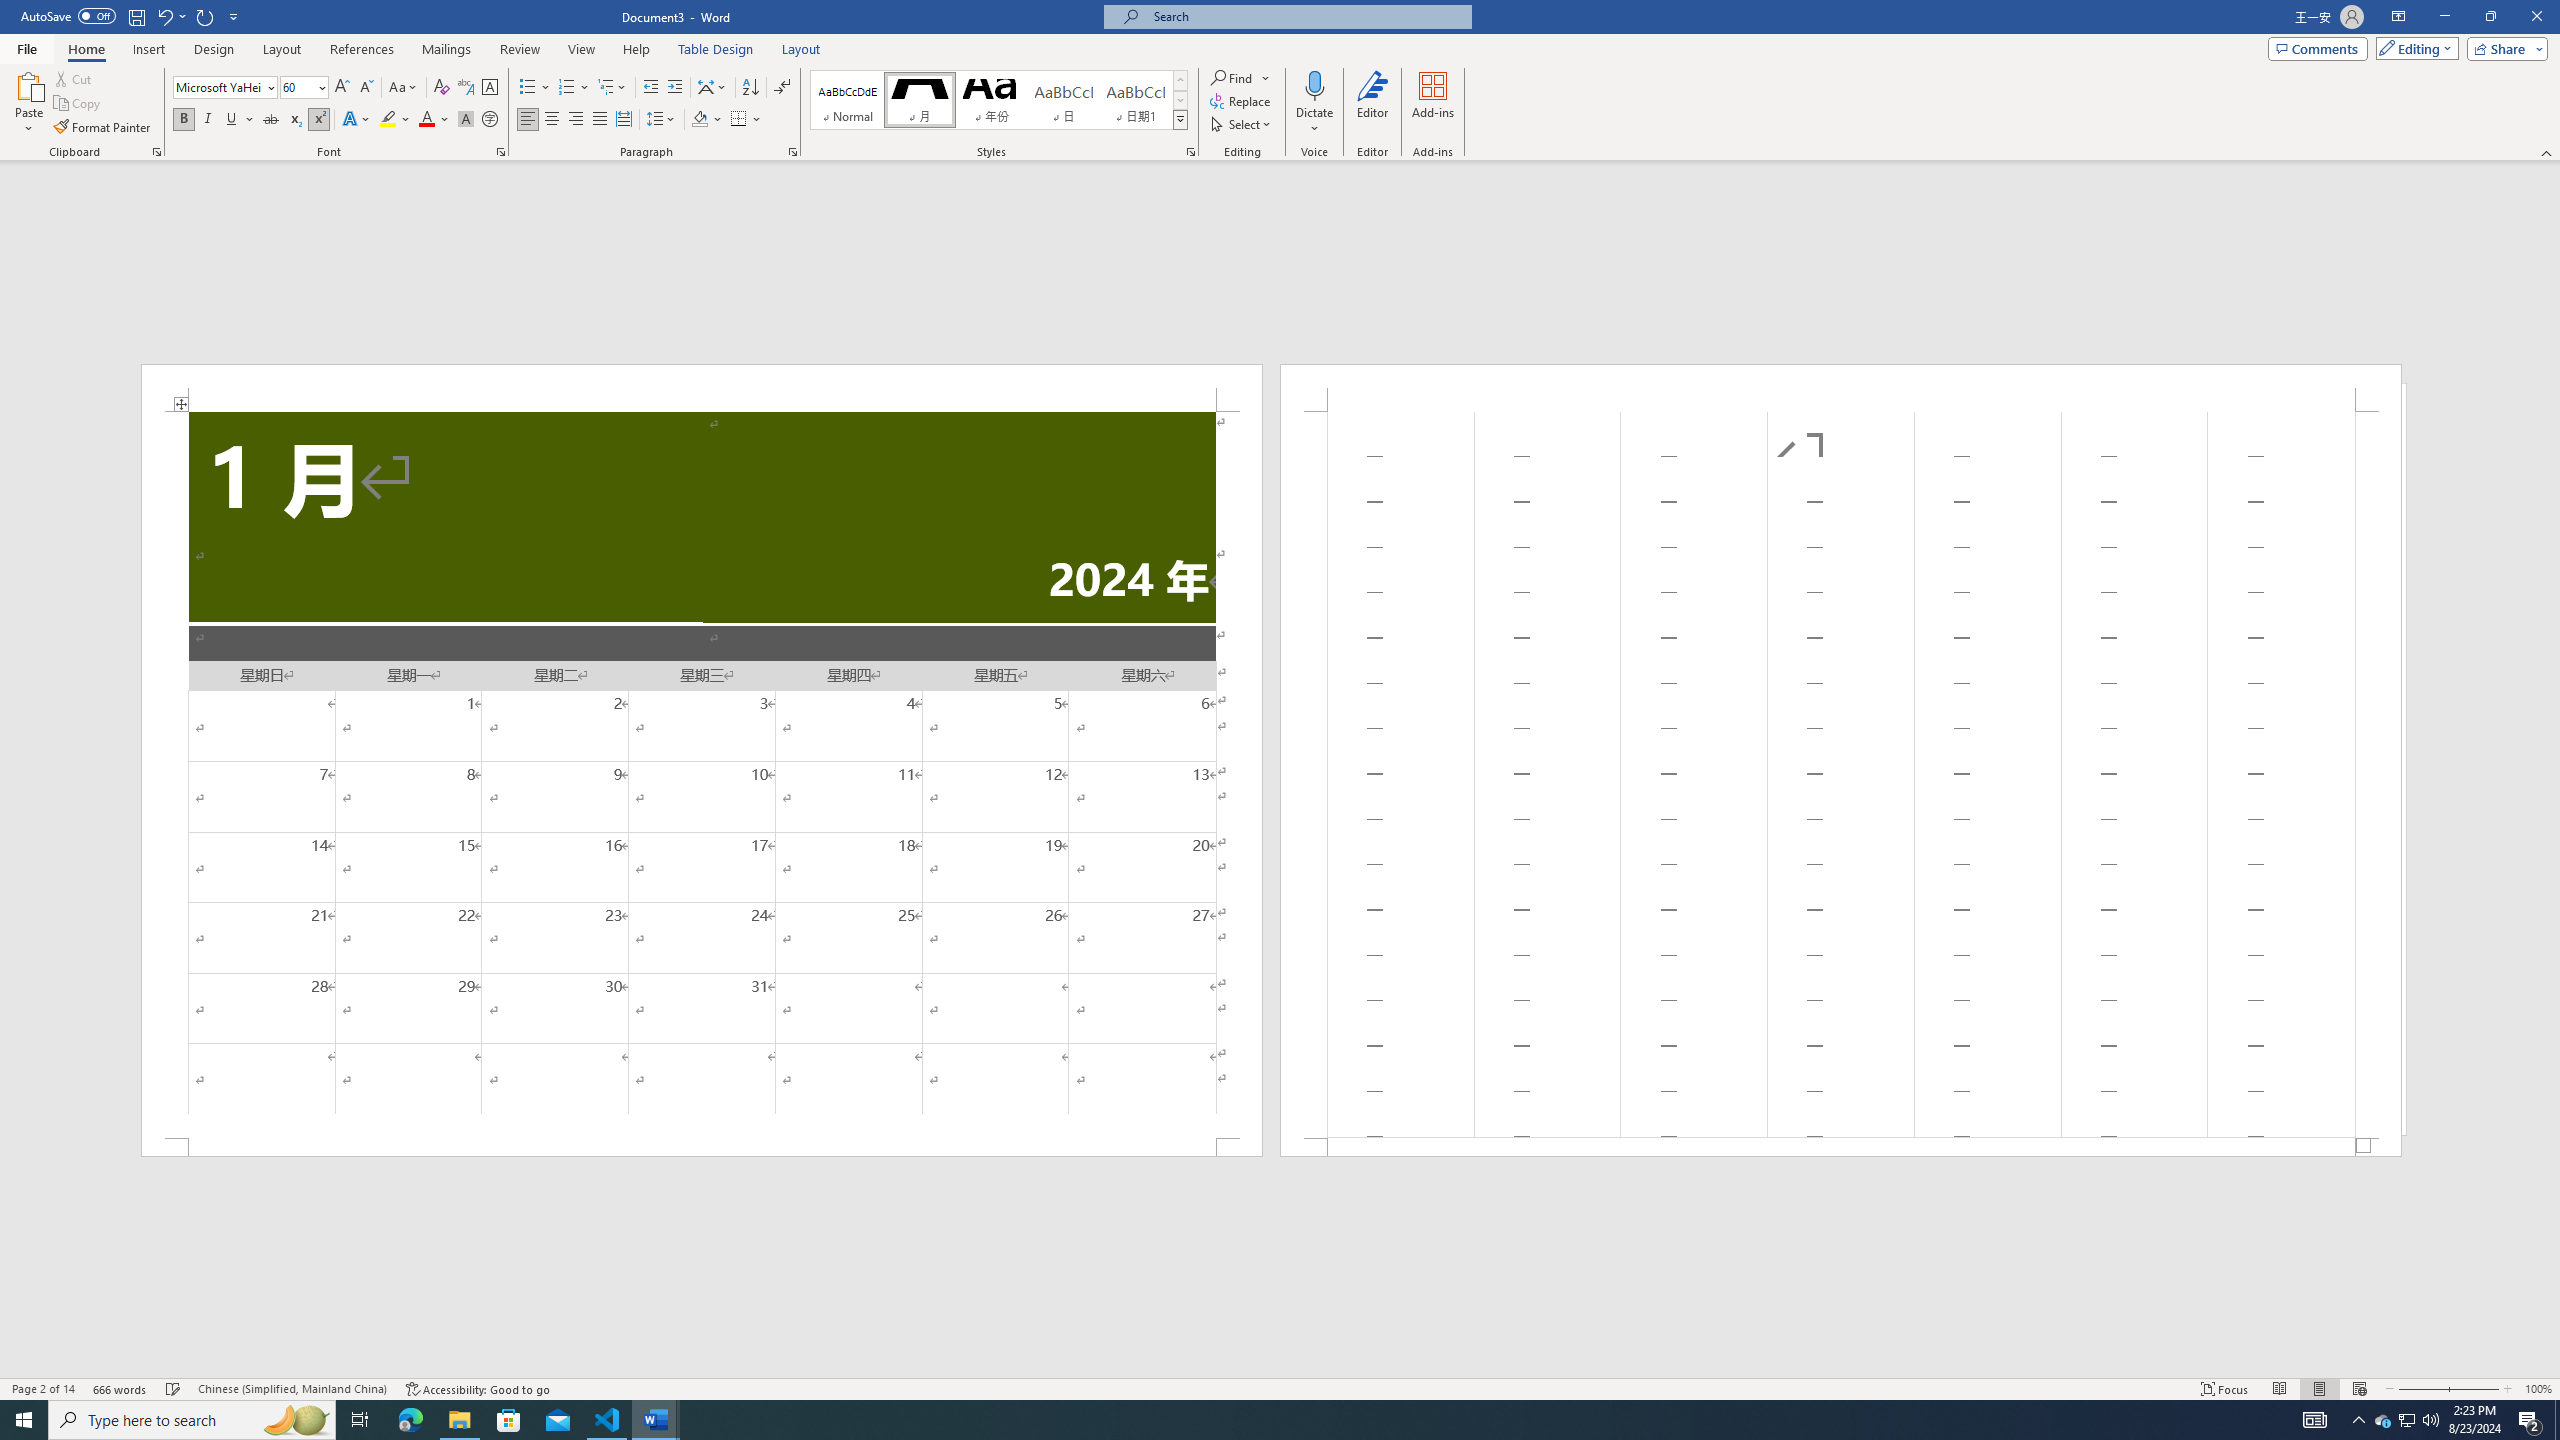 This screenshot has height=1440, width=2560. I want to click on 'Borders', so click(745, 118).